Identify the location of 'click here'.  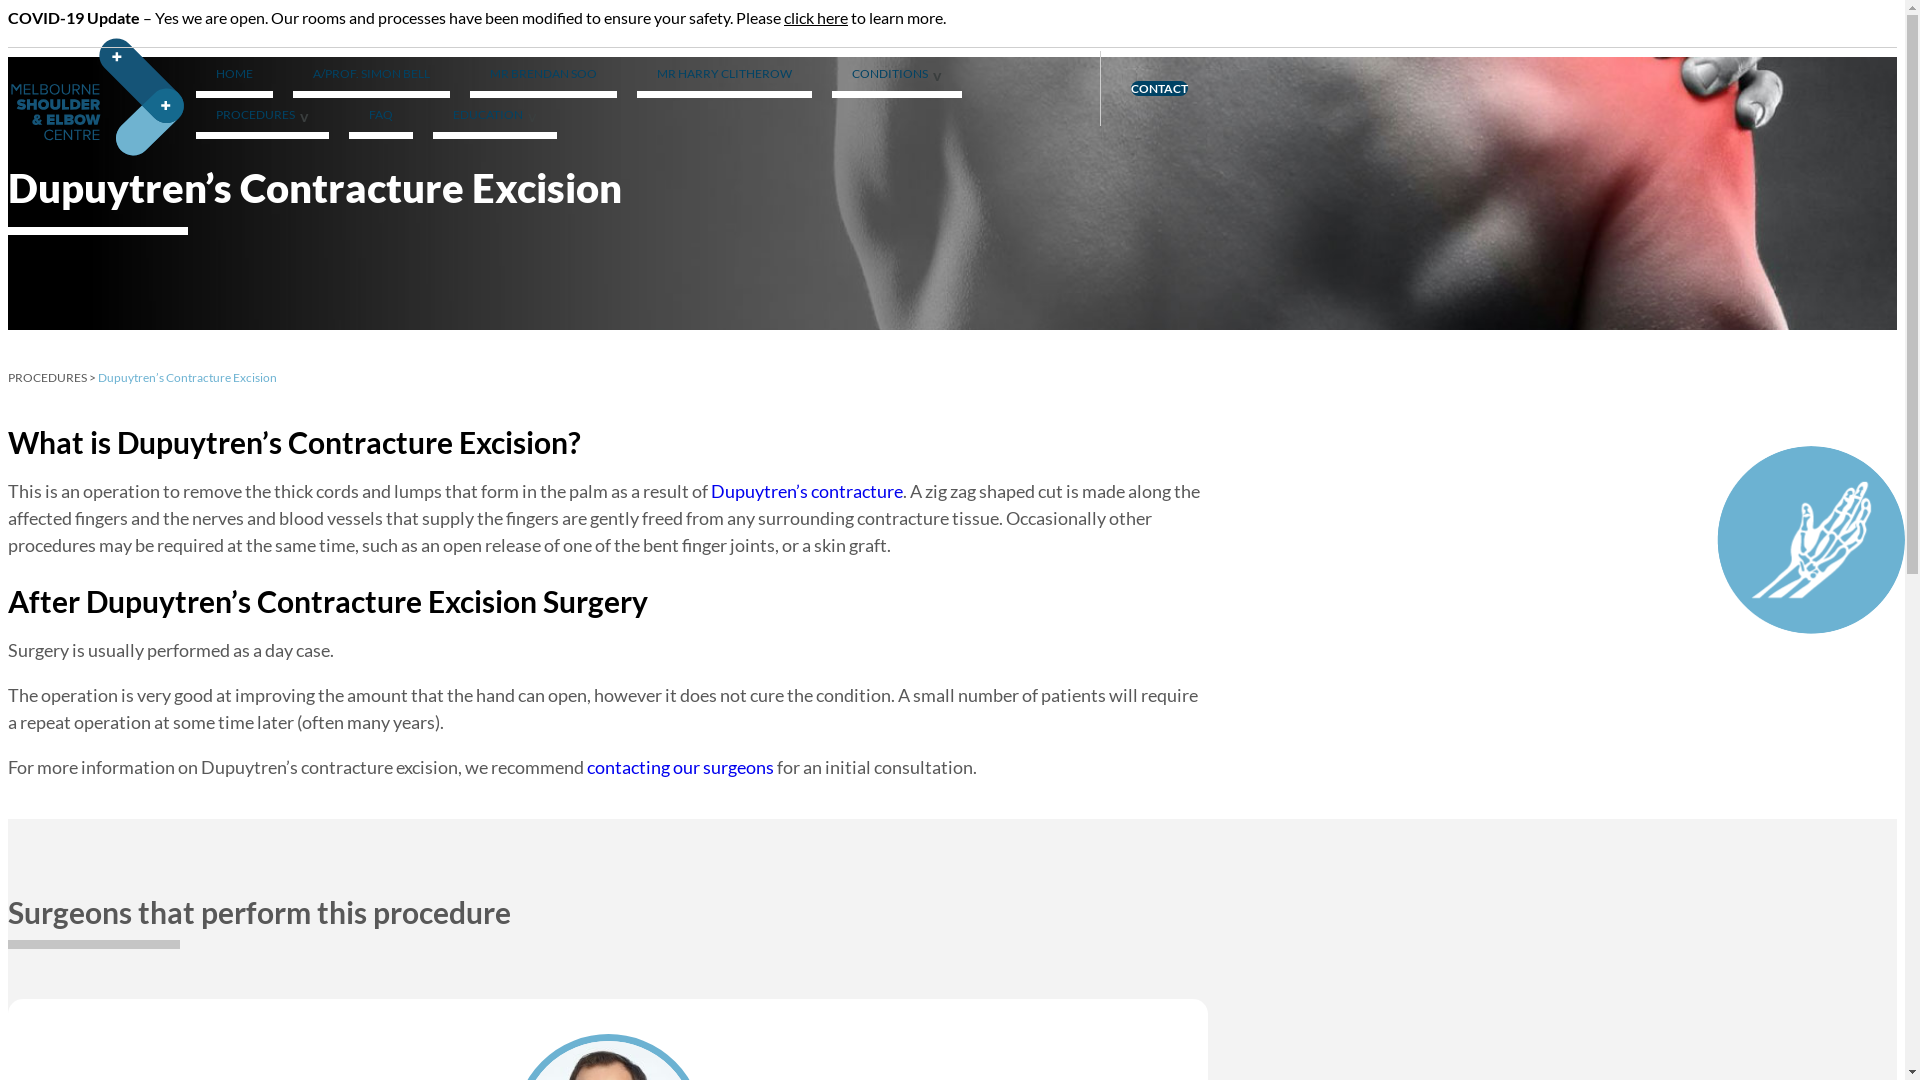
(816, 17).